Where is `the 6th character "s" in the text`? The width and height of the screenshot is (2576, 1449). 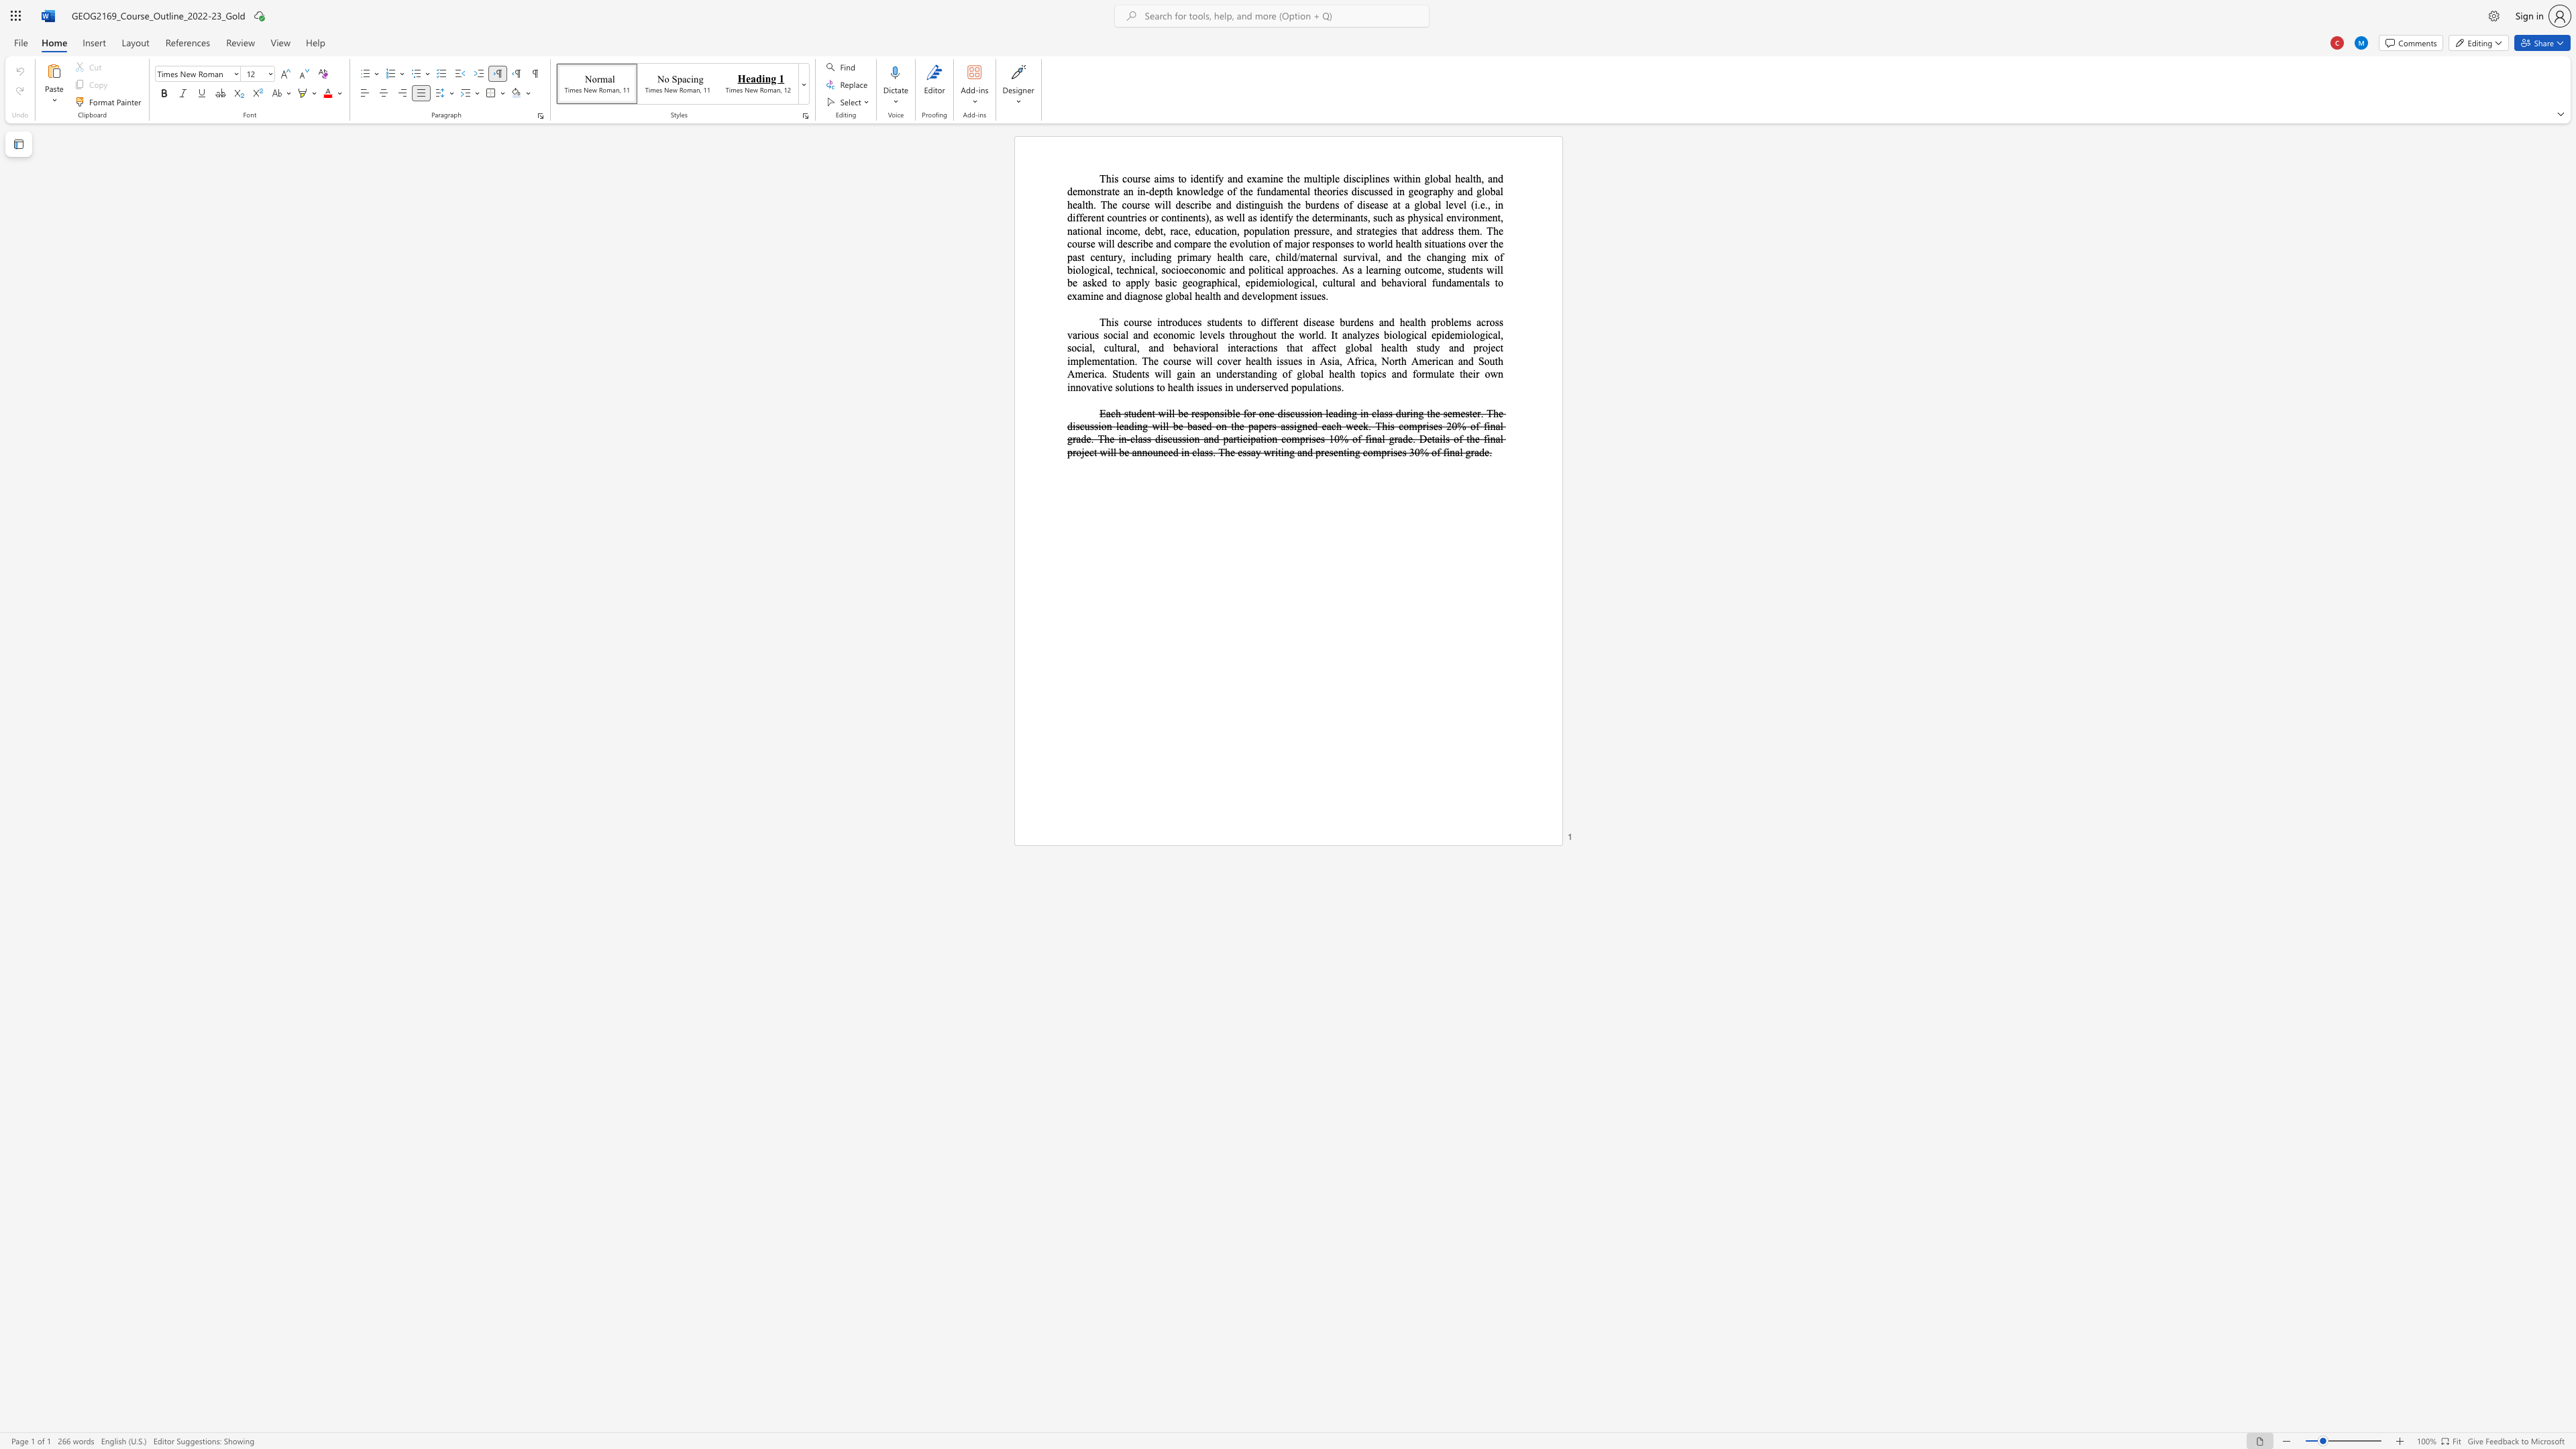
the 6th character "s" in the text is located at coordinates (1426, 217).